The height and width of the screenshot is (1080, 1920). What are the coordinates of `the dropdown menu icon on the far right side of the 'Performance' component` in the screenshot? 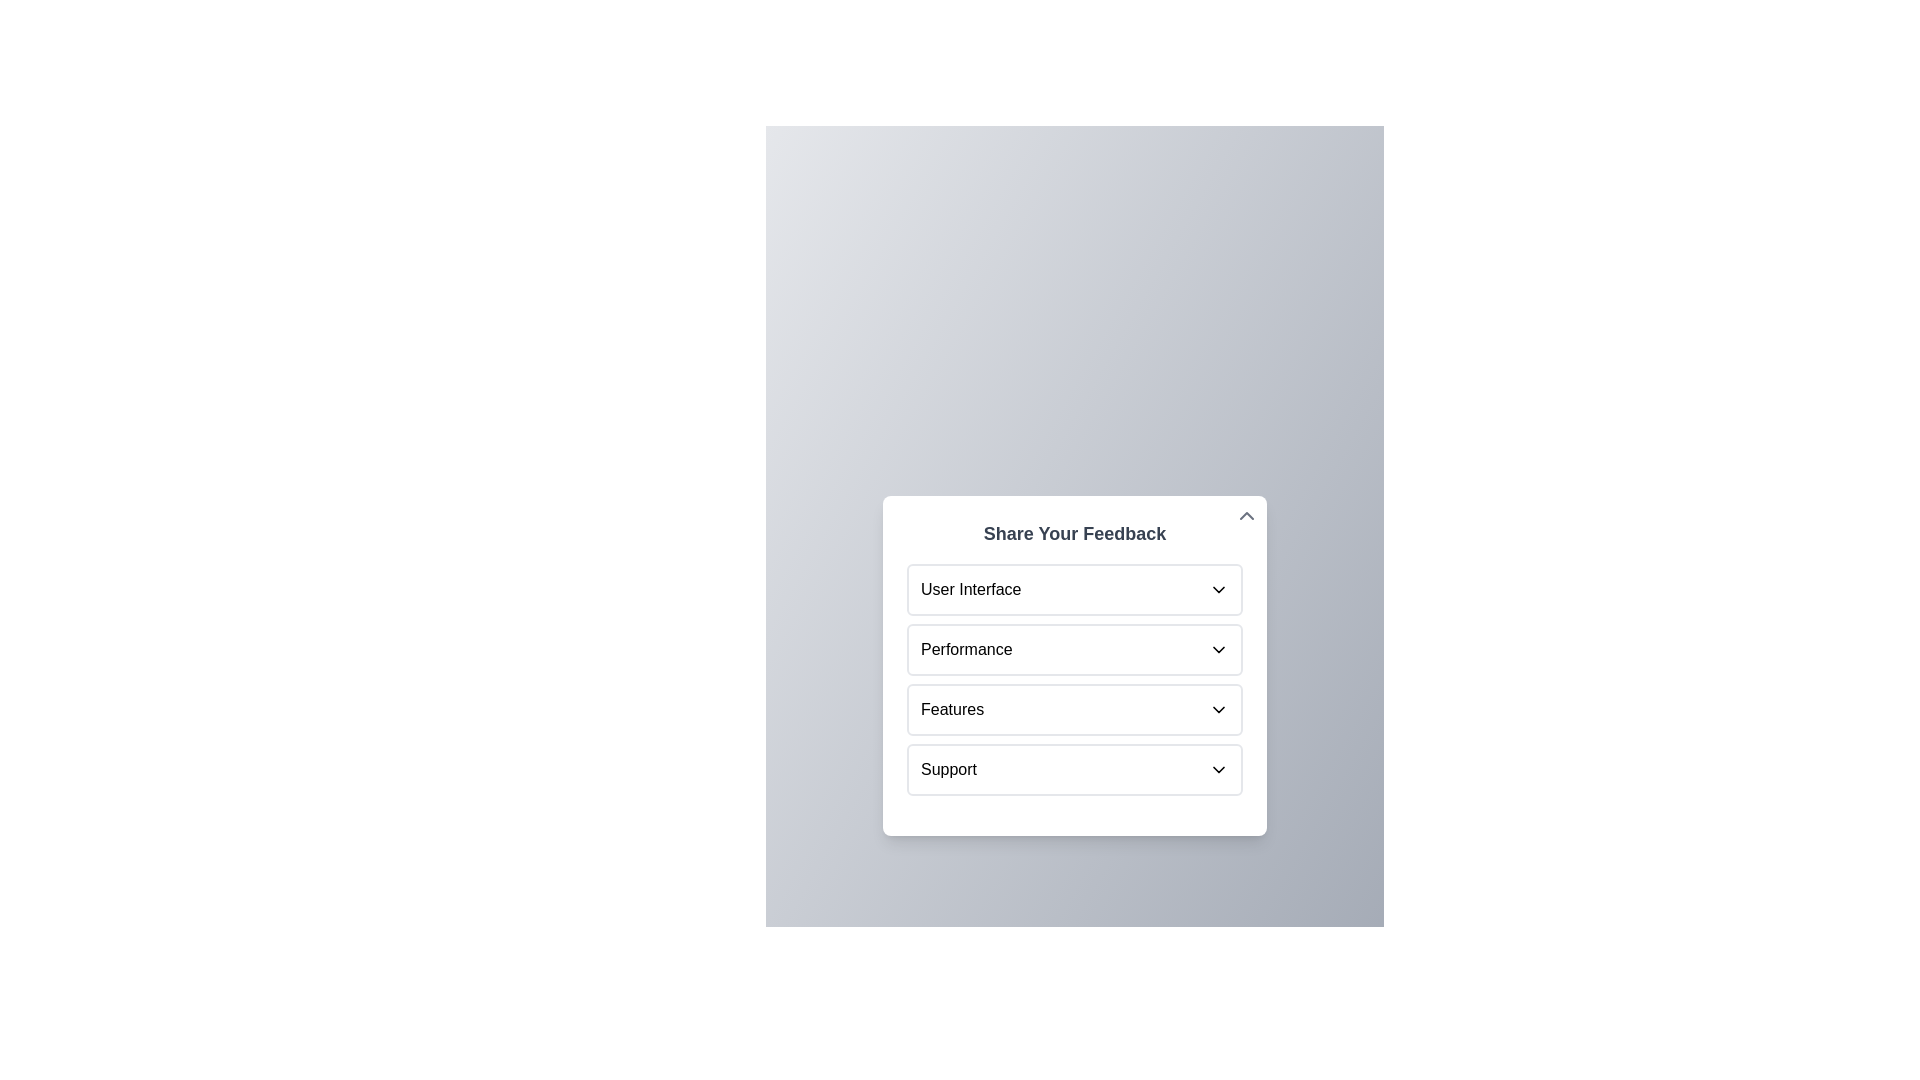 It's located at (1218, 650).